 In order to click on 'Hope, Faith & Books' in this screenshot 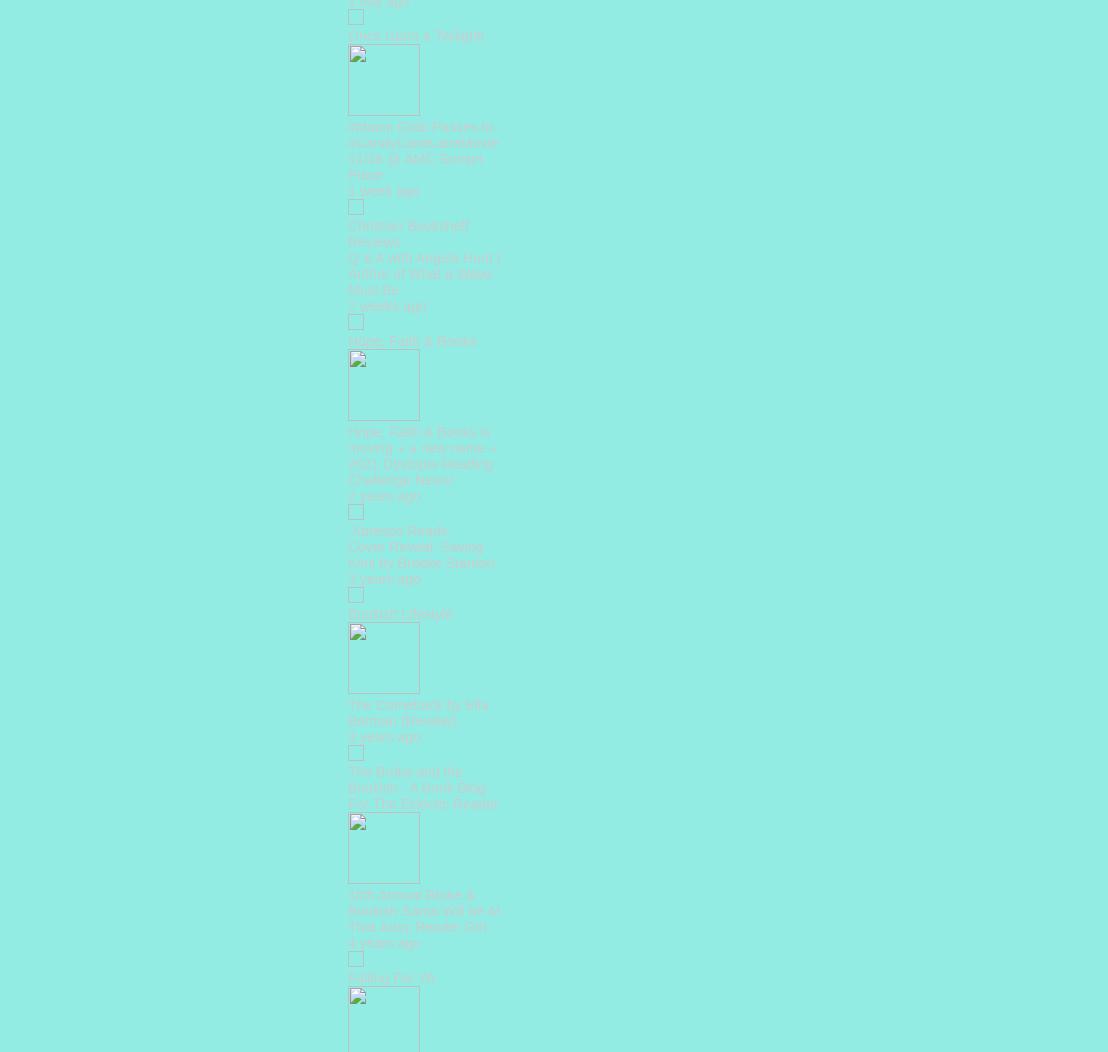, I will do `click(411, 339)`.